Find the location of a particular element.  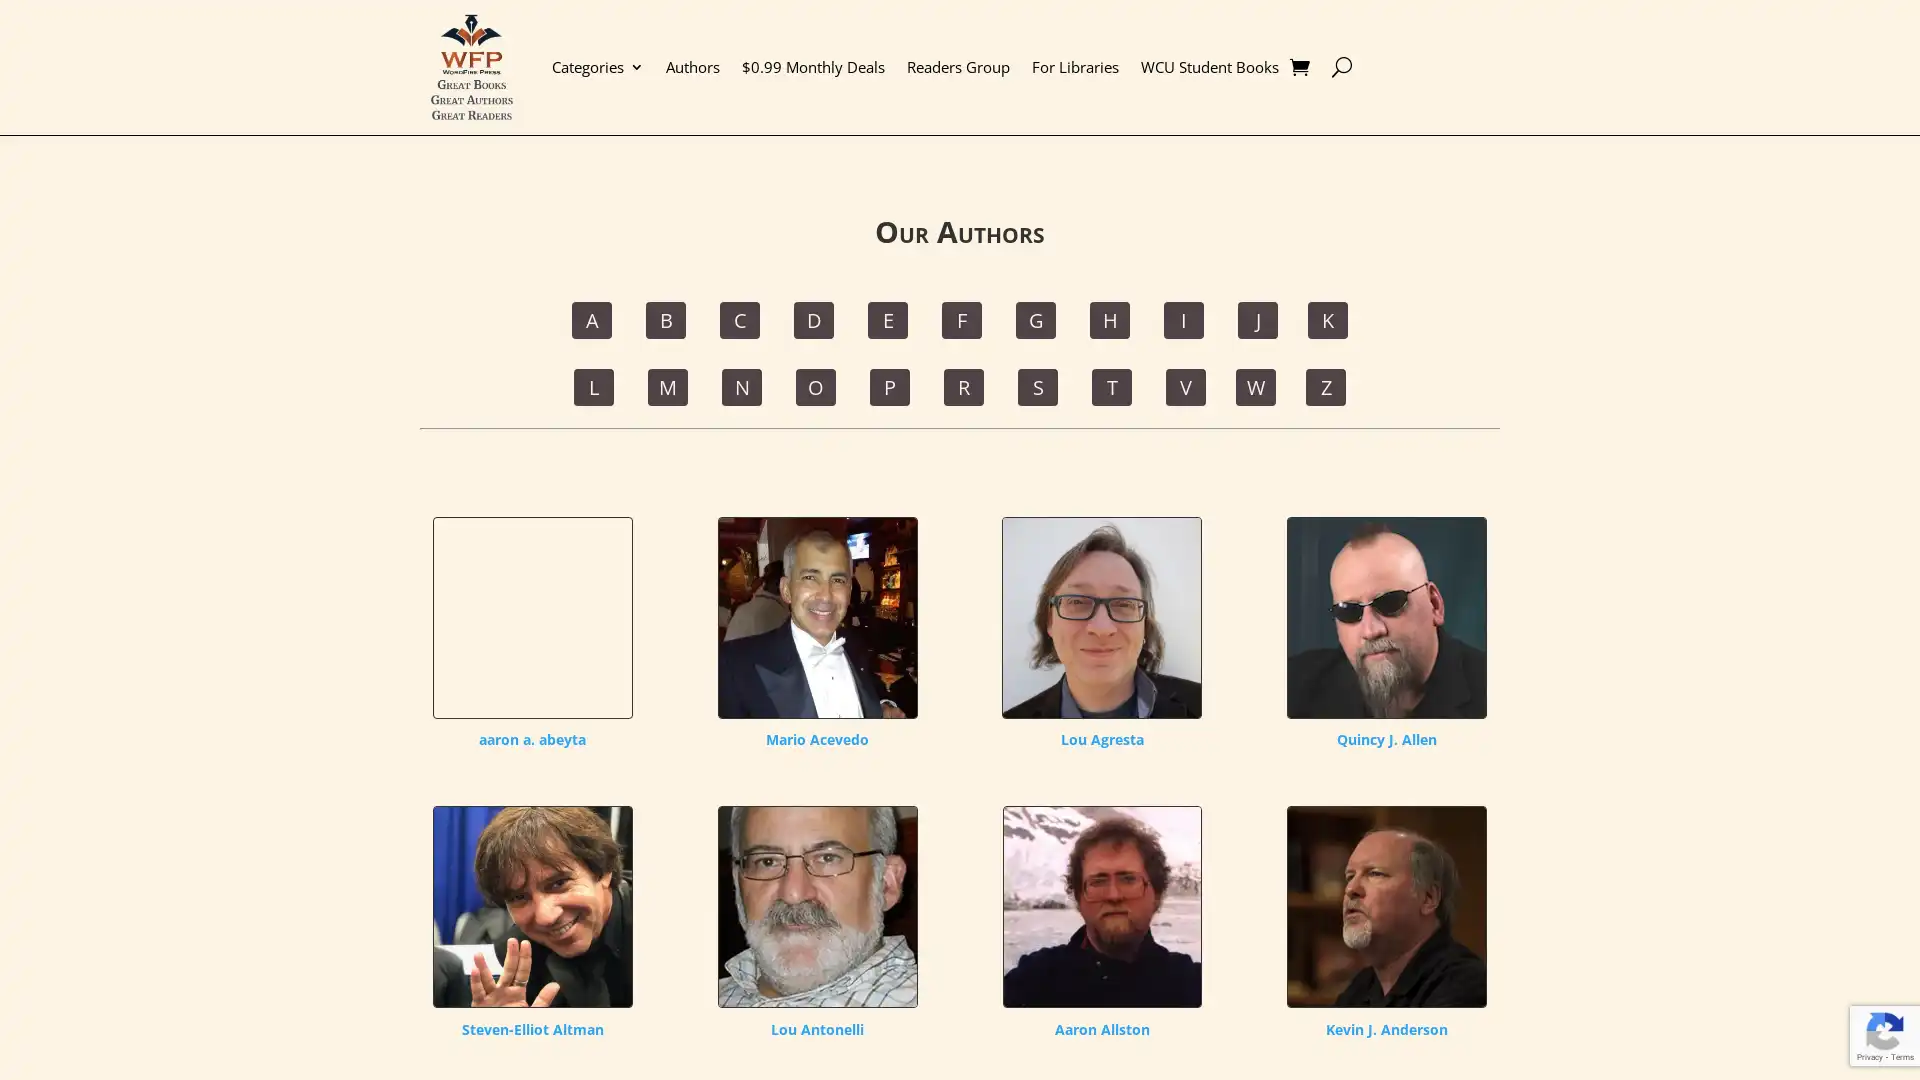

P is located at coordinates (888, 386).